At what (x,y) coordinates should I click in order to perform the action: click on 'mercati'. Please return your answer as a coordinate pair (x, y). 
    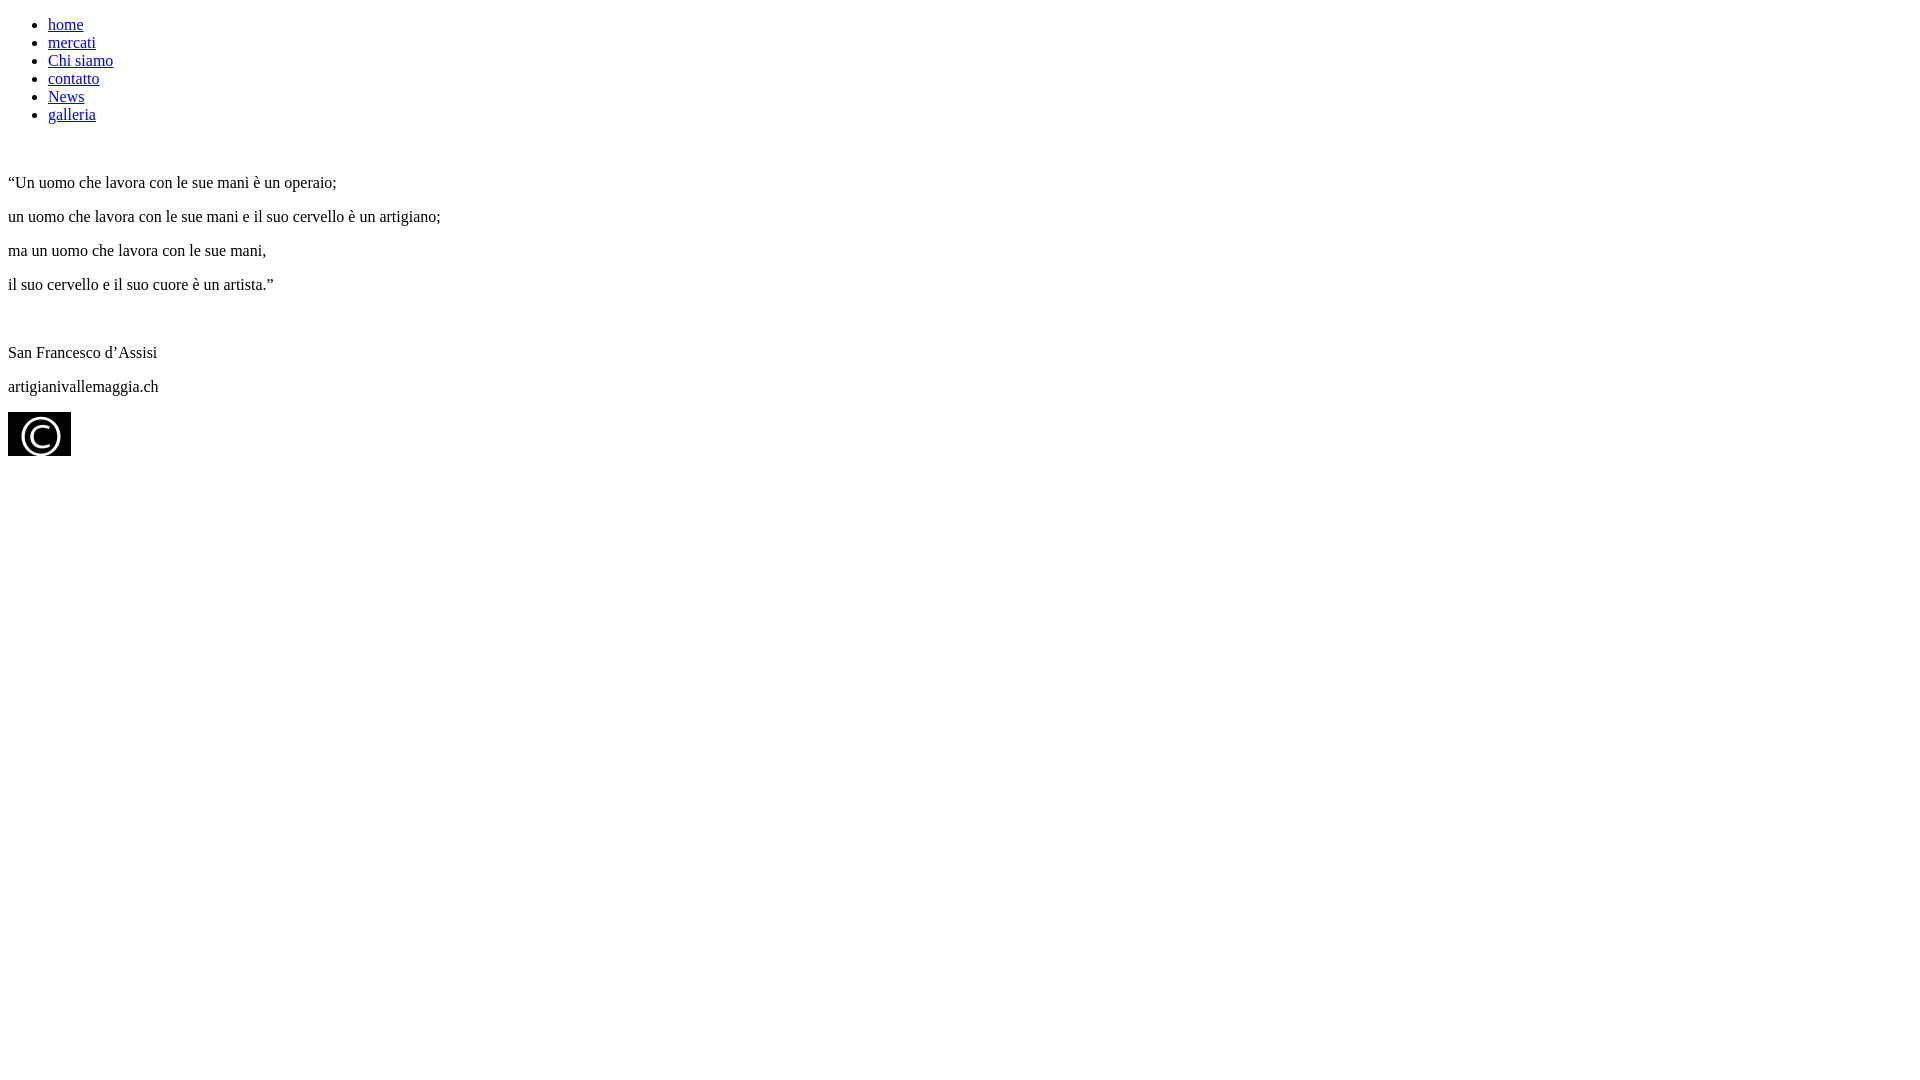
    Looking at the image, I should click on (72, 42).